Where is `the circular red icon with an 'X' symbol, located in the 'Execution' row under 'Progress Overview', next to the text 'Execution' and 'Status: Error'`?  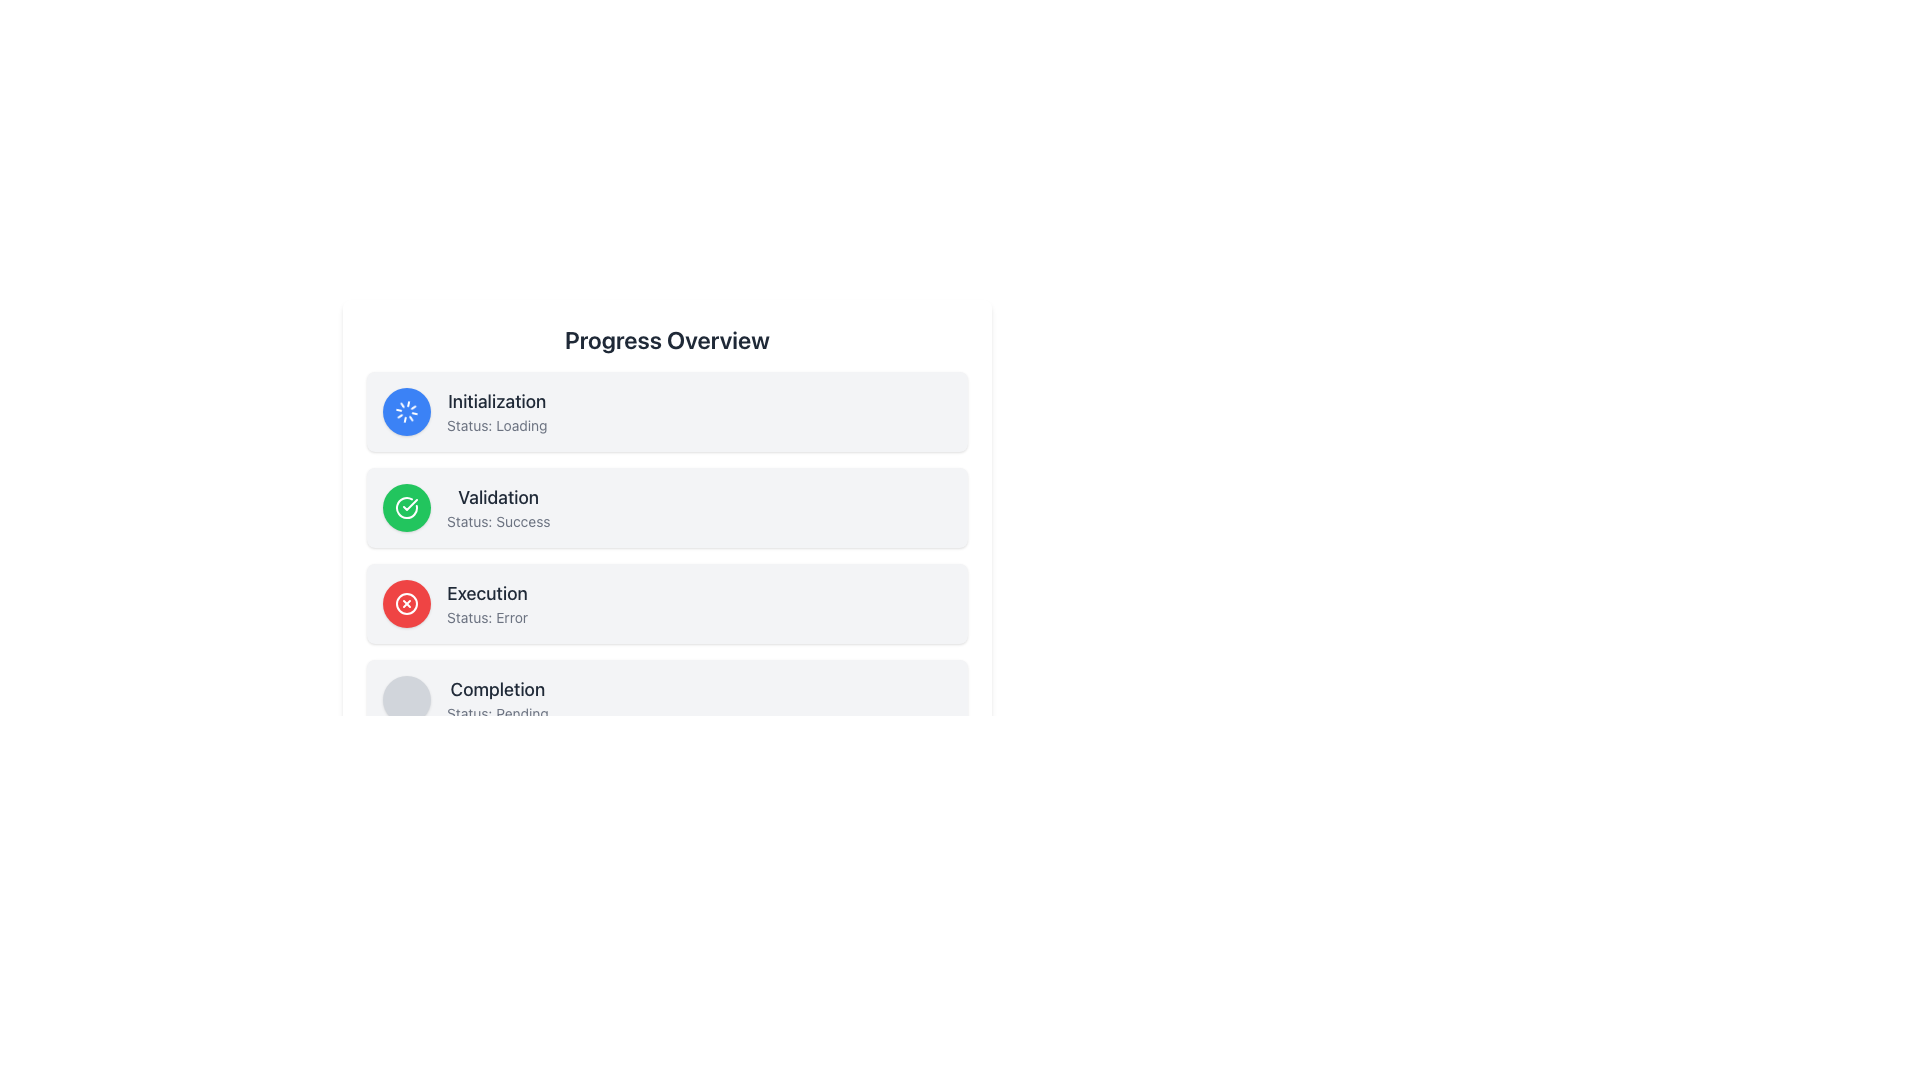 the circular red icon with an 'X' symbol, located in the 'Execution' row under 'Progress Overview', next to the text 'Execution' and 'Status: Error' is located at coordinates (406, 603).